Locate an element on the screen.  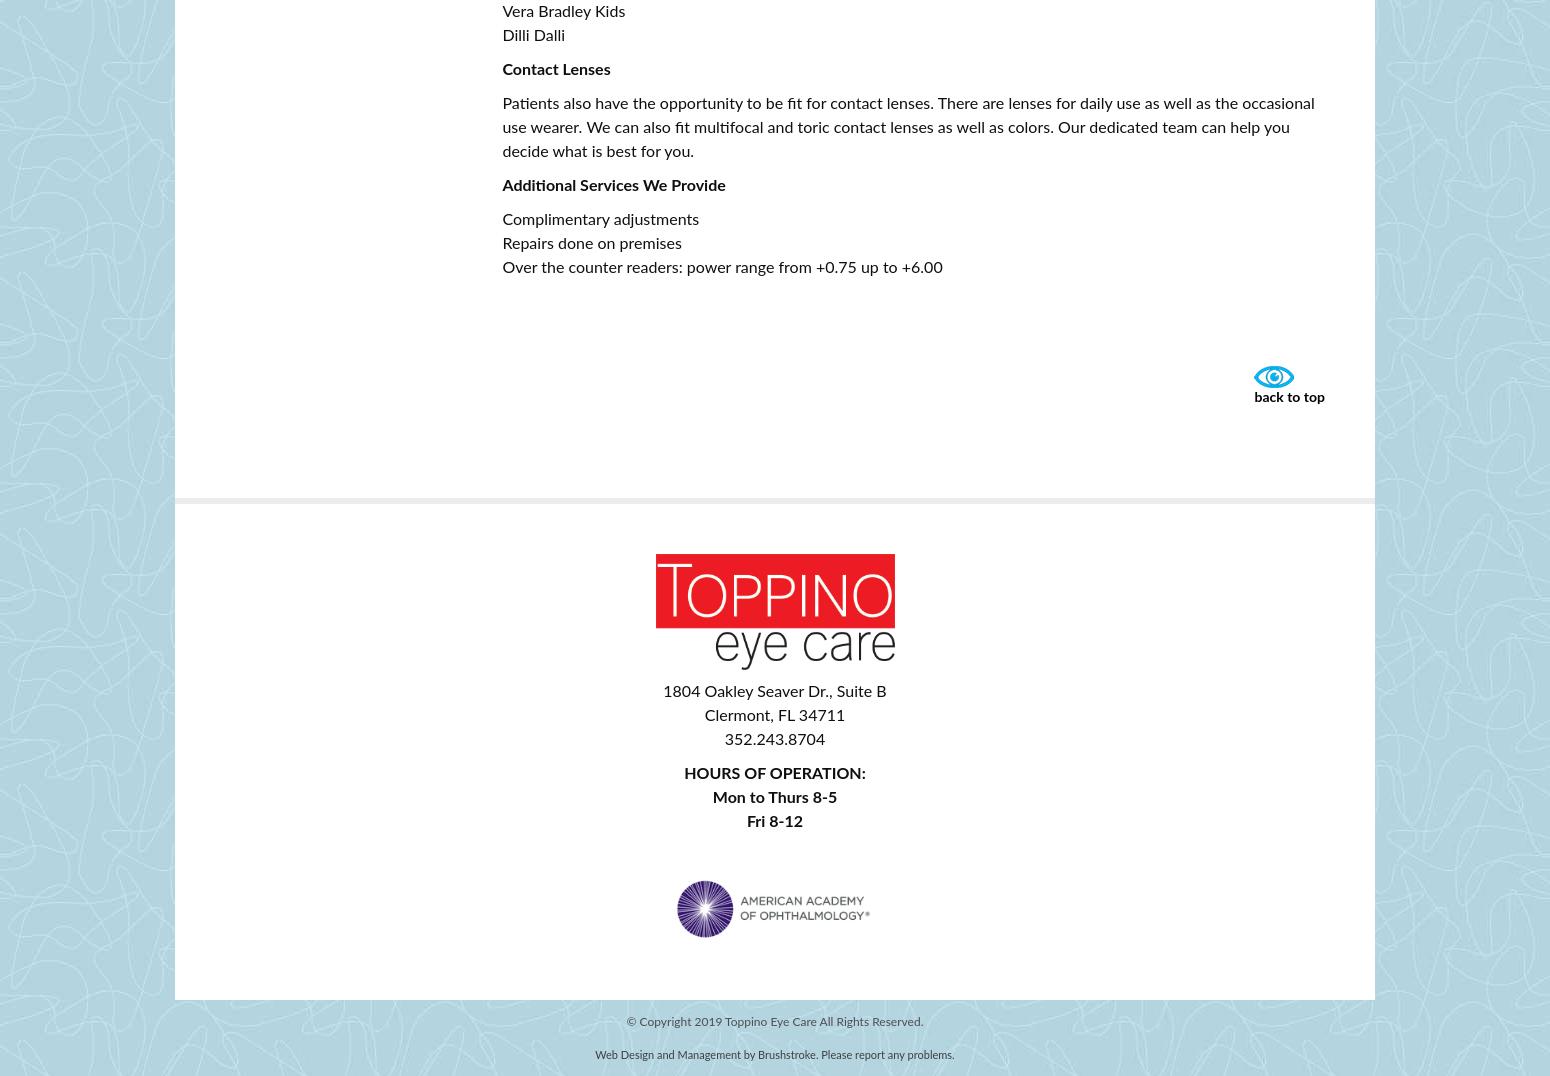
'Repairs done on premises' is located at coordinates (591, 244).